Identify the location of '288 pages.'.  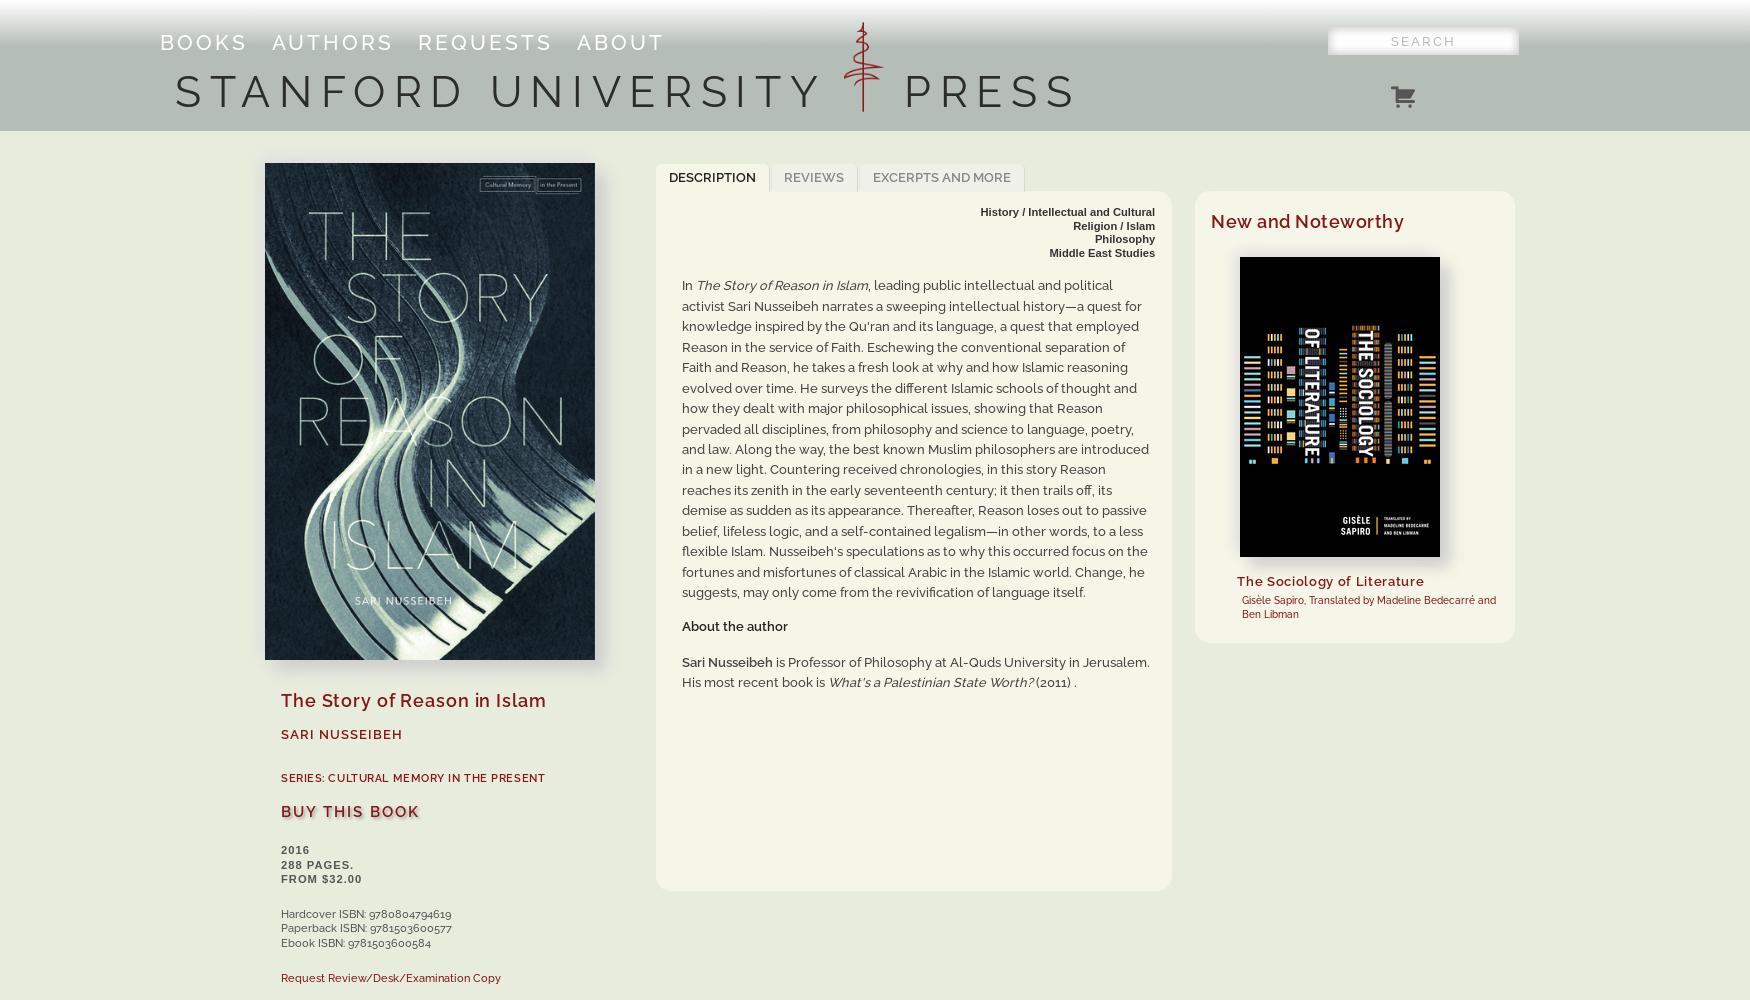
(317, 863).